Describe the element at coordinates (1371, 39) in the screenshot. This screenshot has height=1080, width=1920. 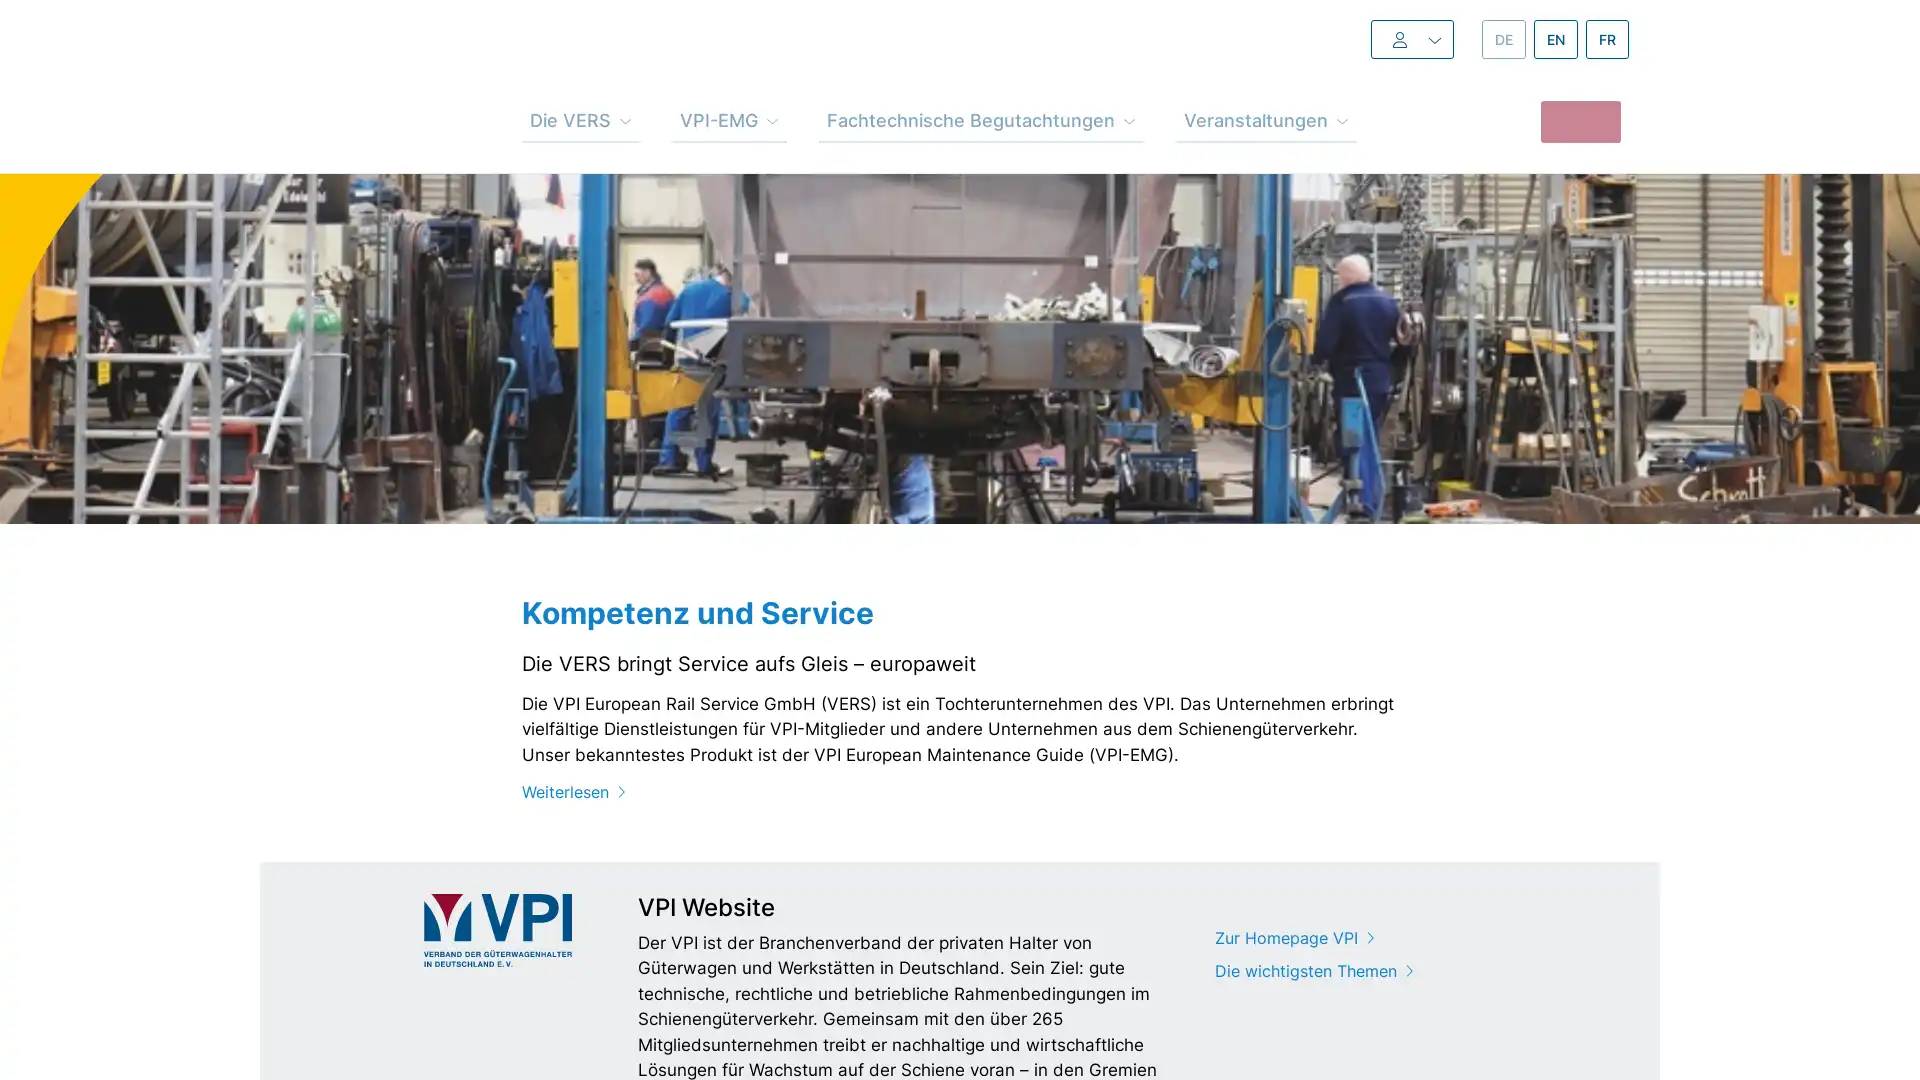
I see `Login` at that location.